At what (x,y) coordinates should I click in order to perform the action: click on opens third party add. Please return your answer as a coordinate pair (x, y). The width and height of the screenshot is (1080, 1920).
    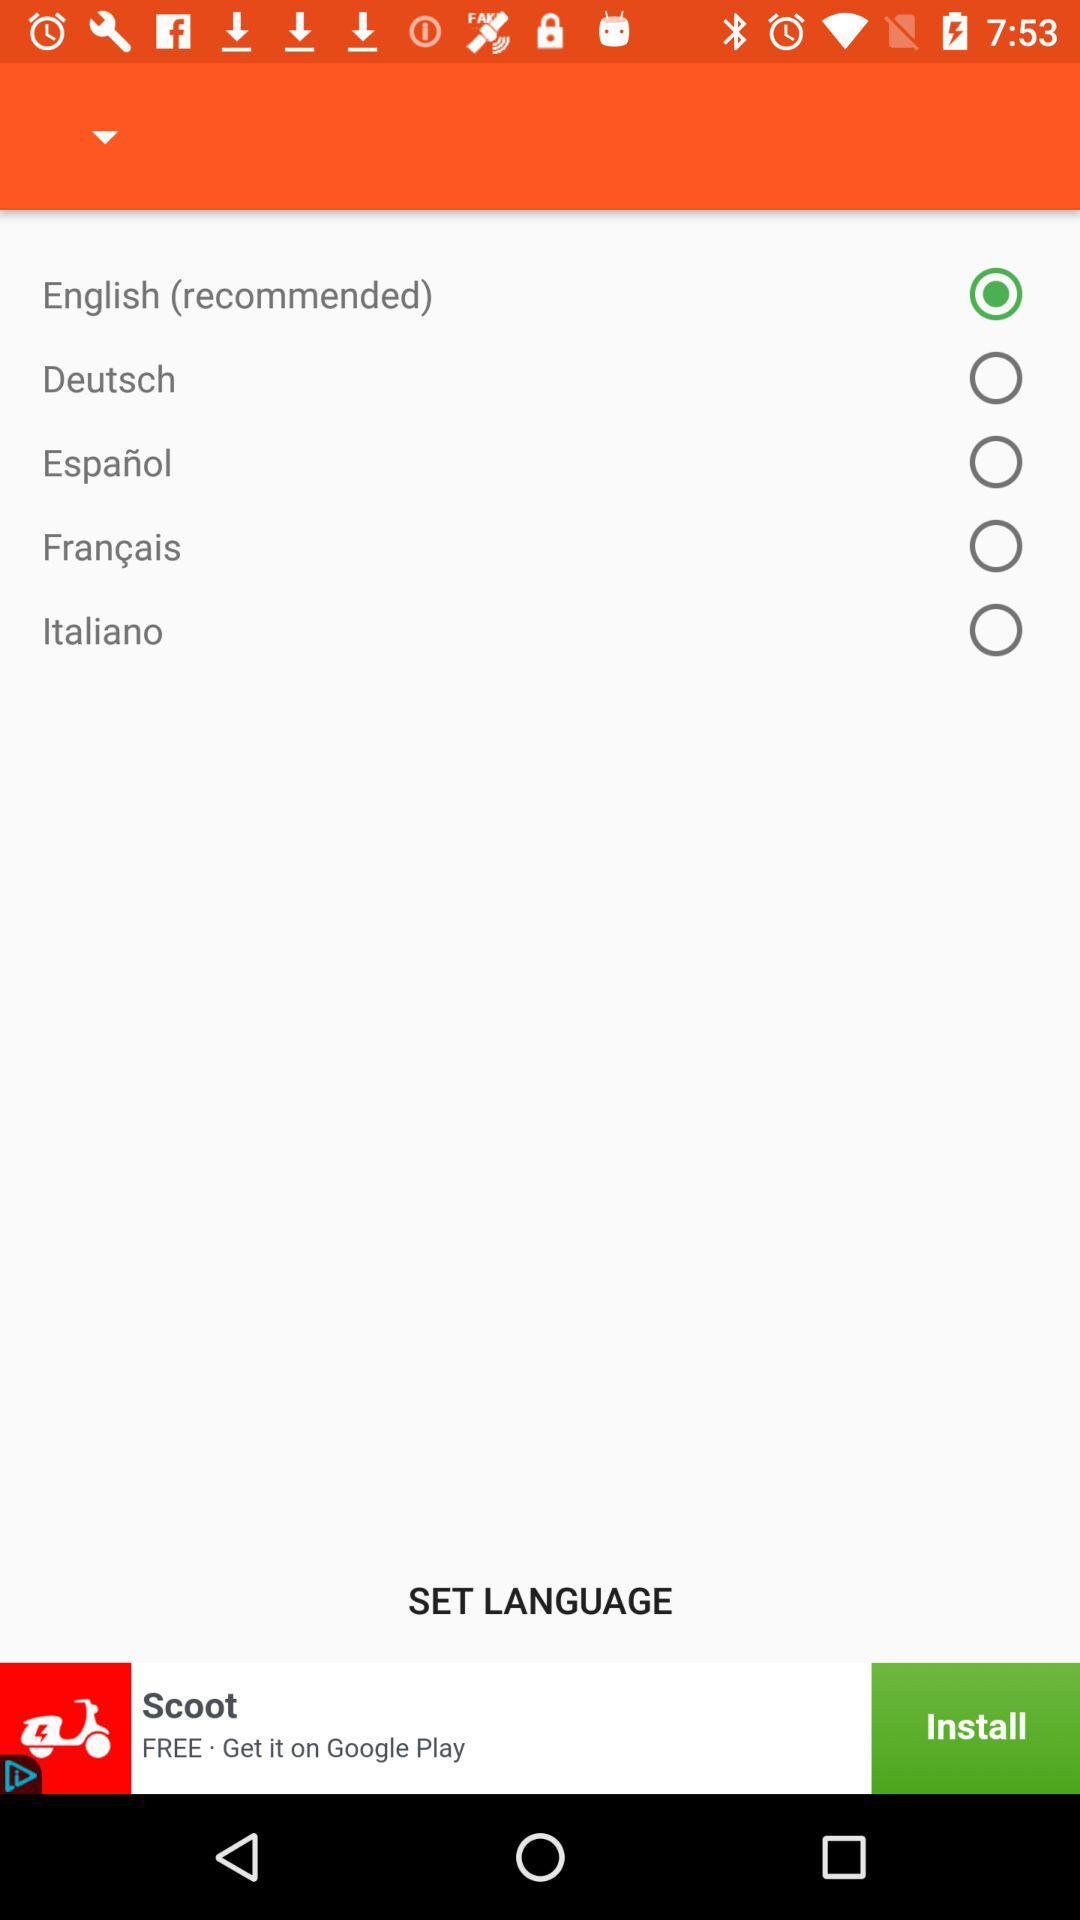
    Looking at the image, I should click on (540, 1727).